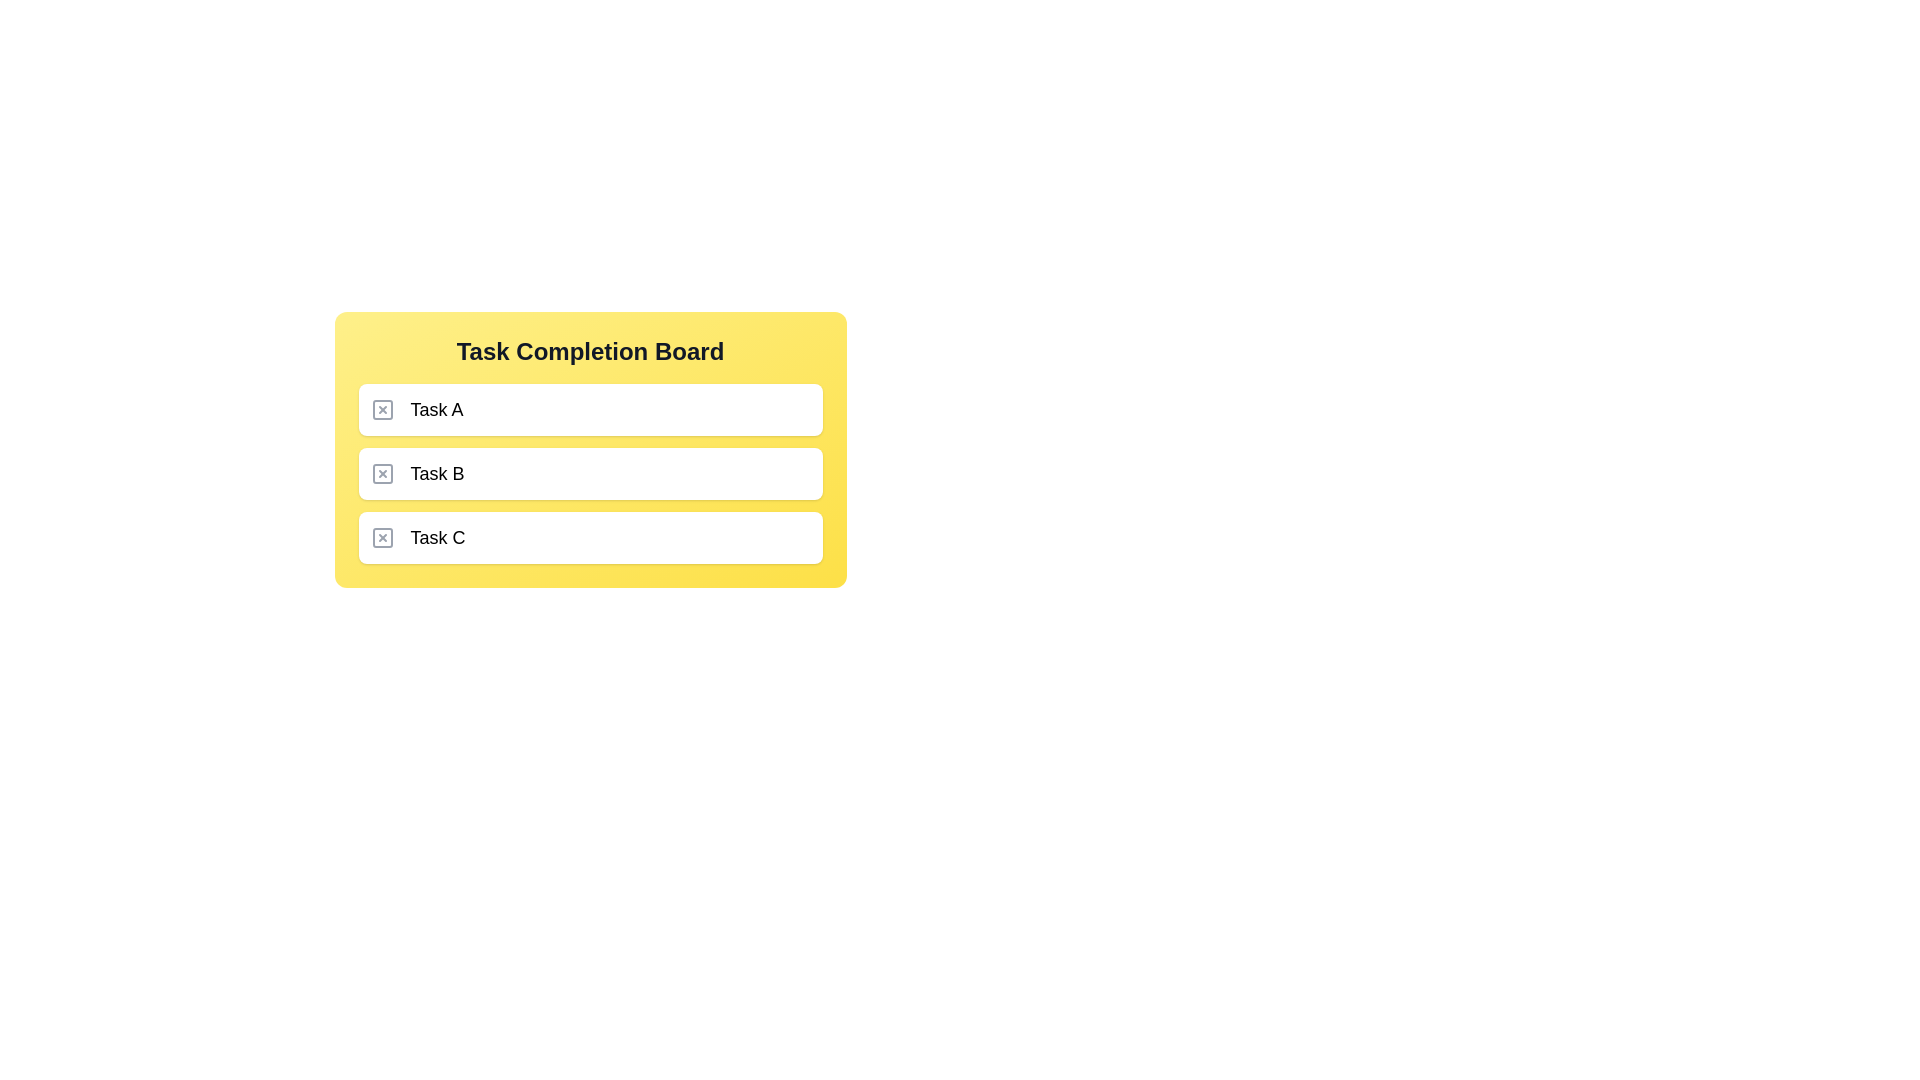  Describe the element at coordinates (382, 536) in the screenshot. I see `the small square icon with a centered 'X' inside it, which is the leftmost button in the row labeled 'Task C'` at that location.